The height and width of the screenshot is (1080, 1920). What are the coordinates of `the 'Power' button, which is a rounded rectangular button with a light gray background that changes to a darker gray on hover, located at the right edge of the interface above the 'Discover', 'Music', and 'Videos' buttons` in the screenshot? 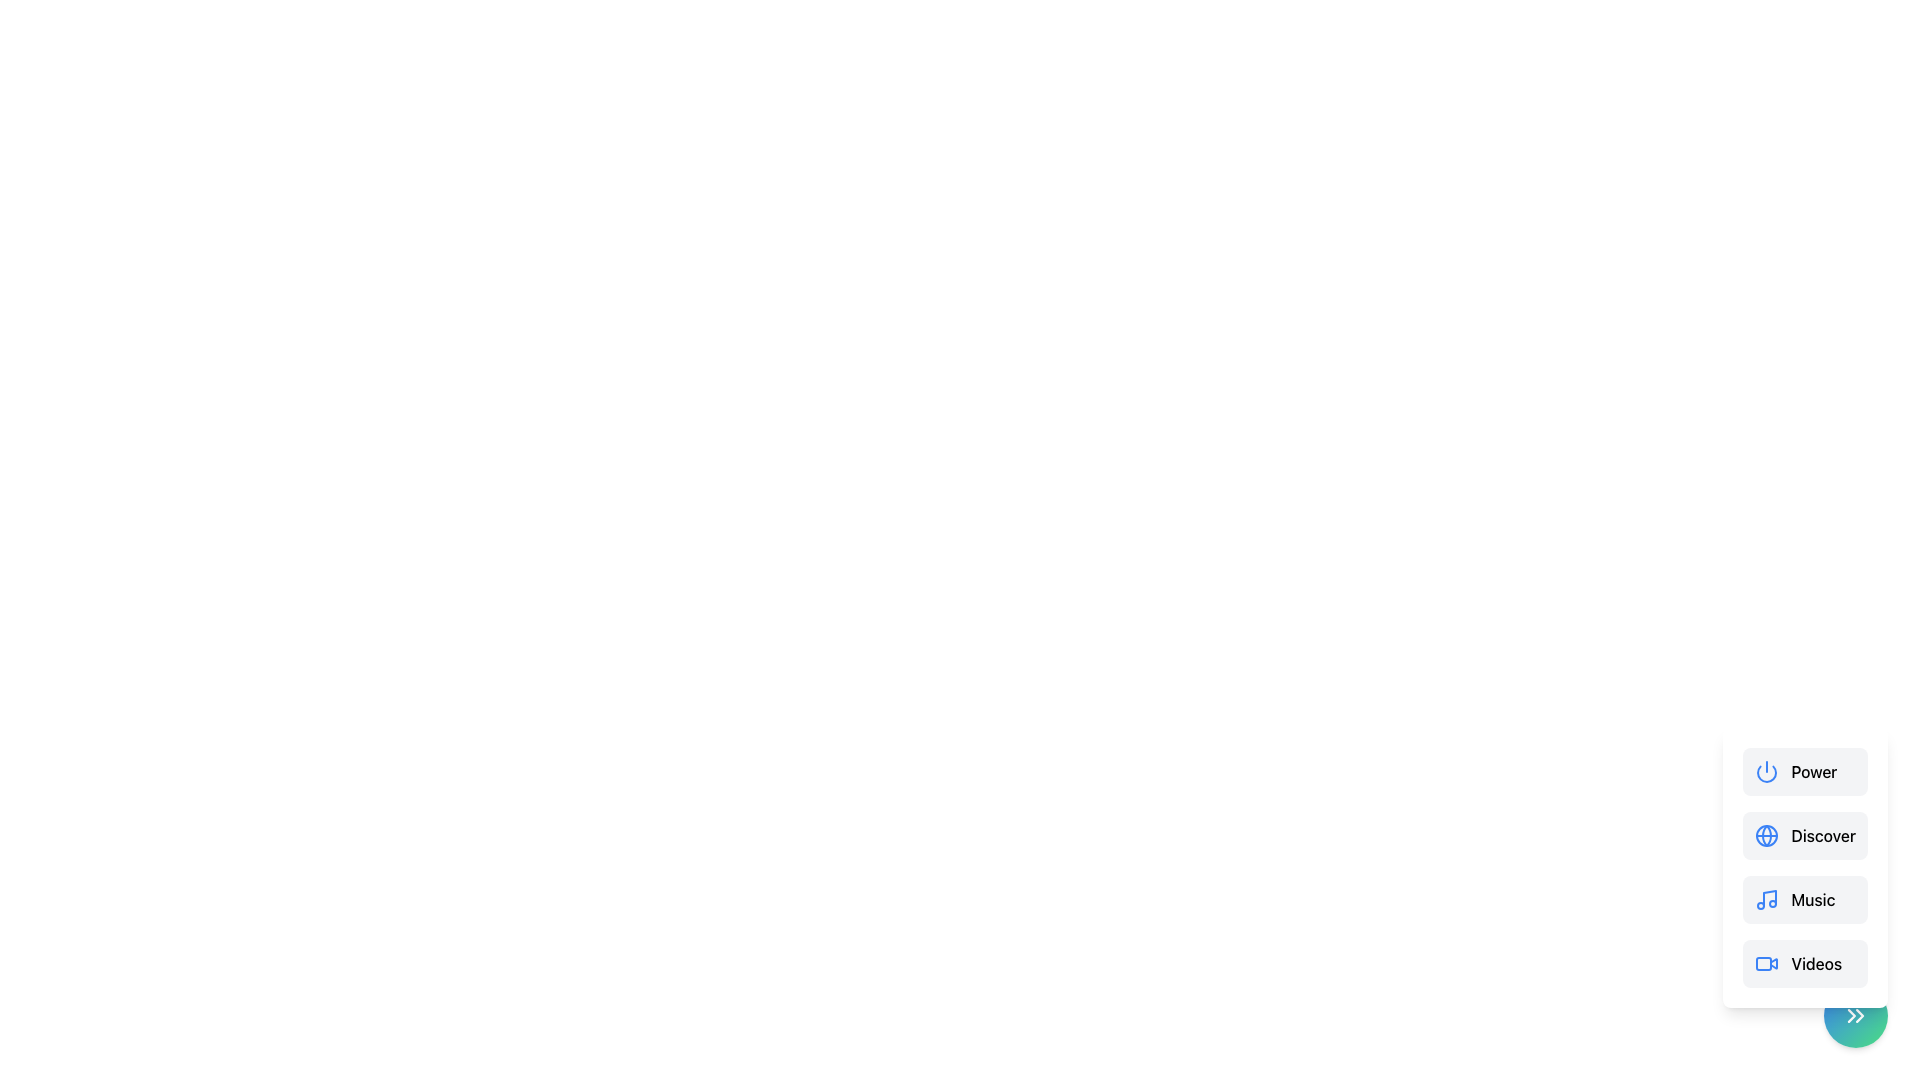 It's located at (1805, 770).